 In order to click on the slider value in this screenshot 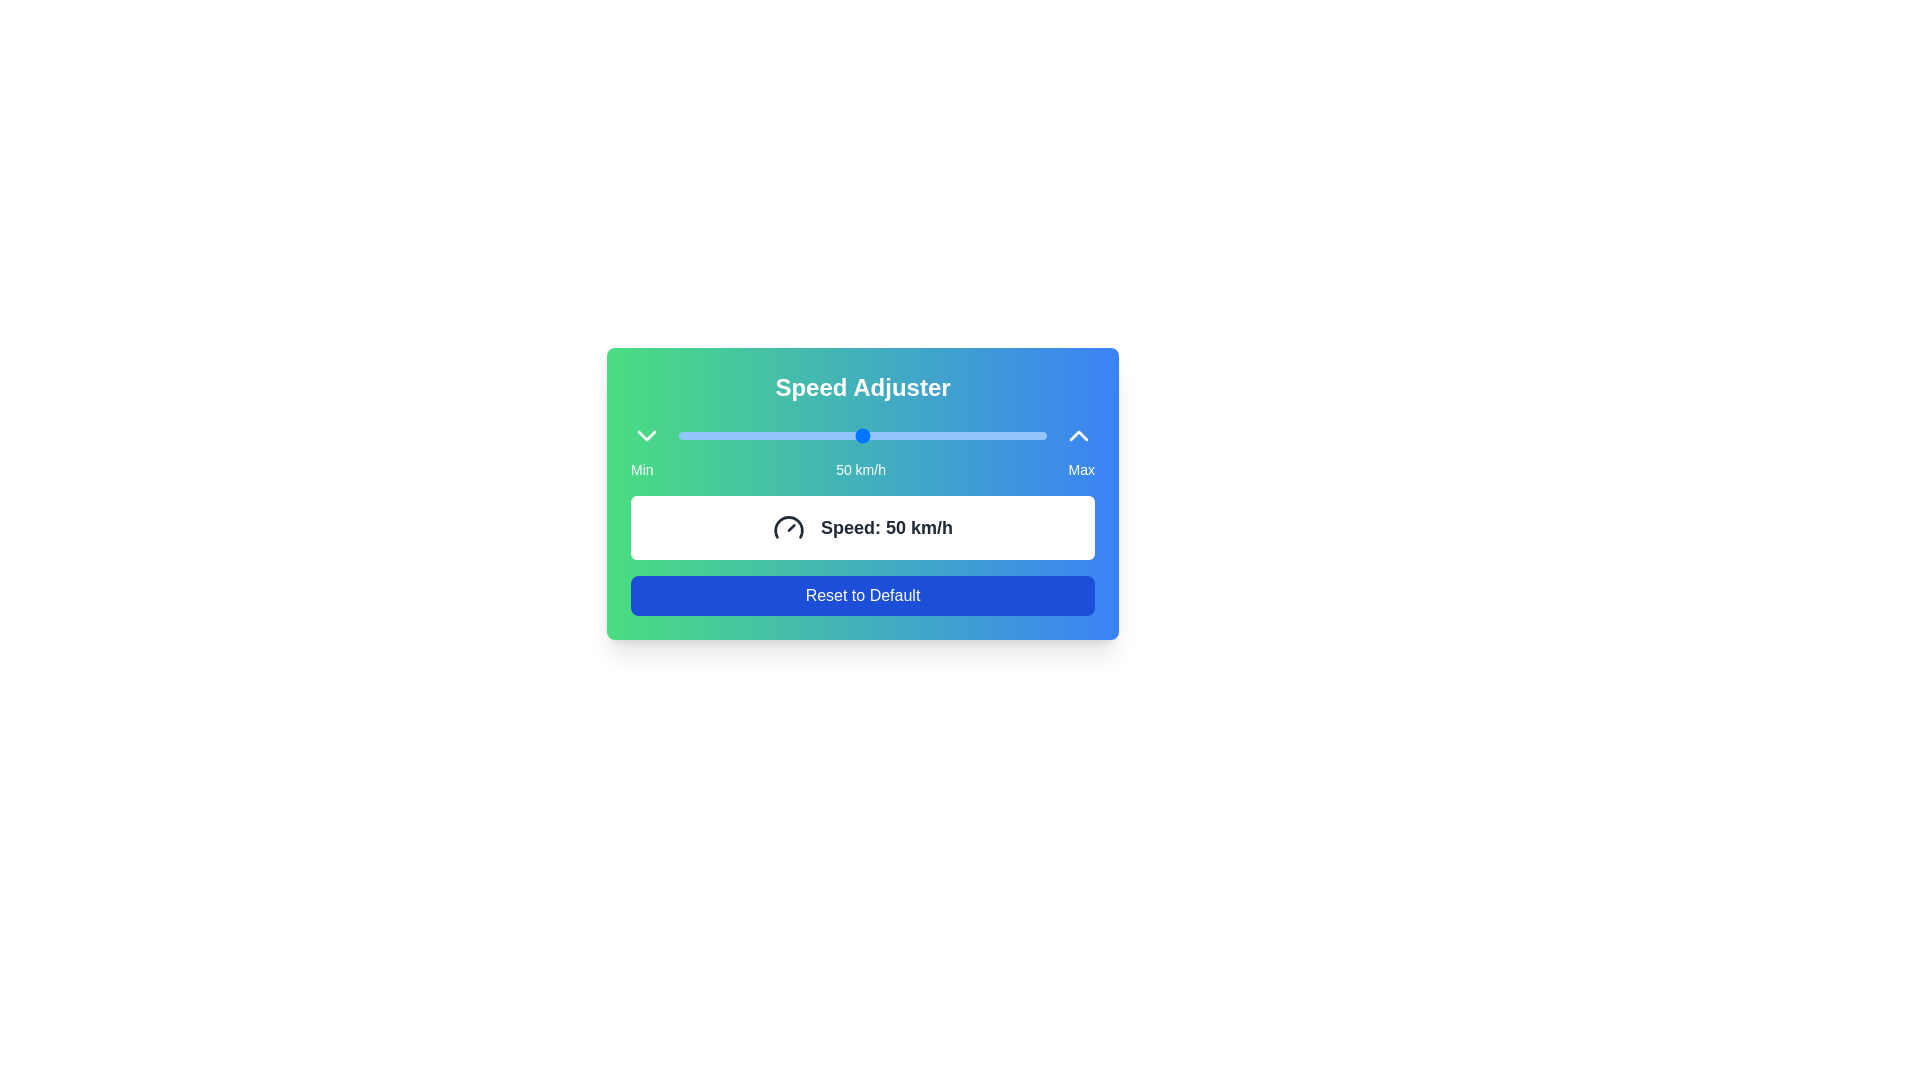, I will do `click(928, 434)`.